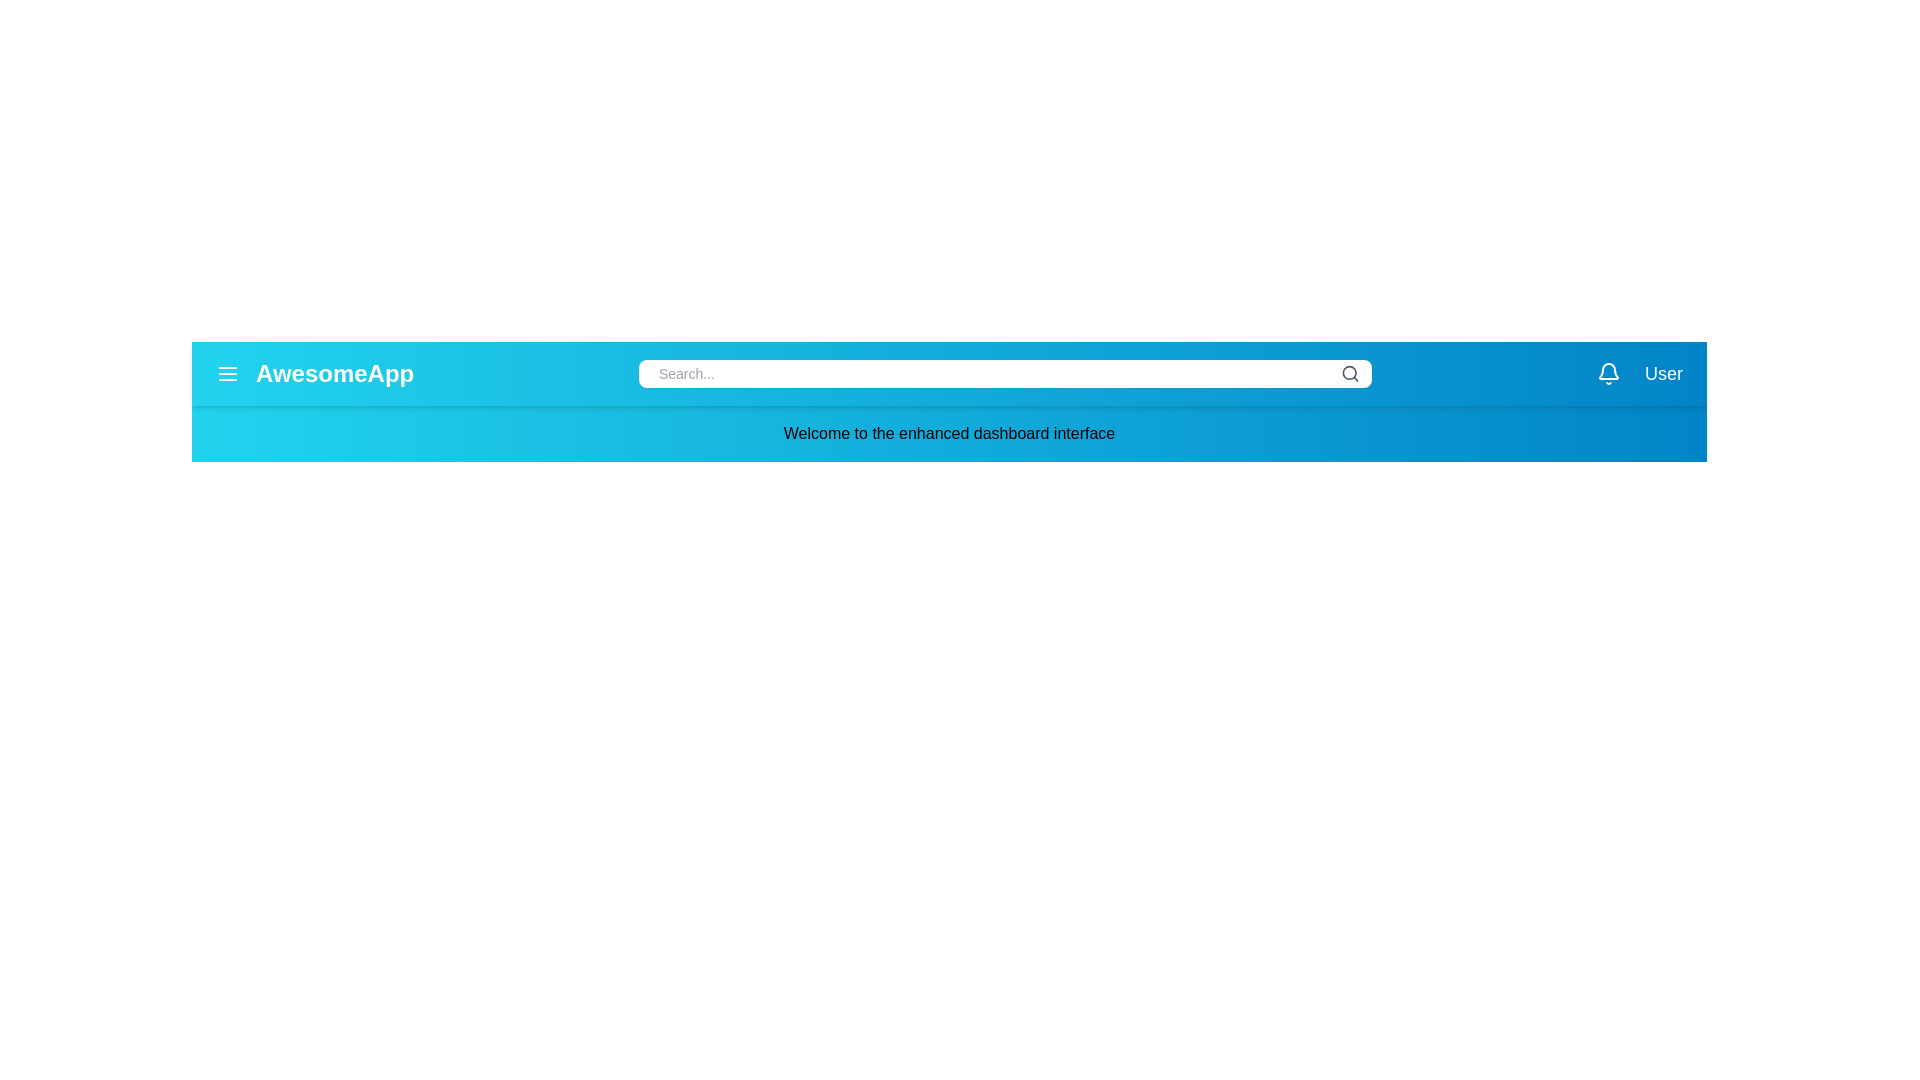 The image size is (1920, 1080). What do you see at coordinates (314, 374) in the screenshot?
I see `the 'AwesomeApp' text label located in the blue header bar` at bounding box center [314, 374].